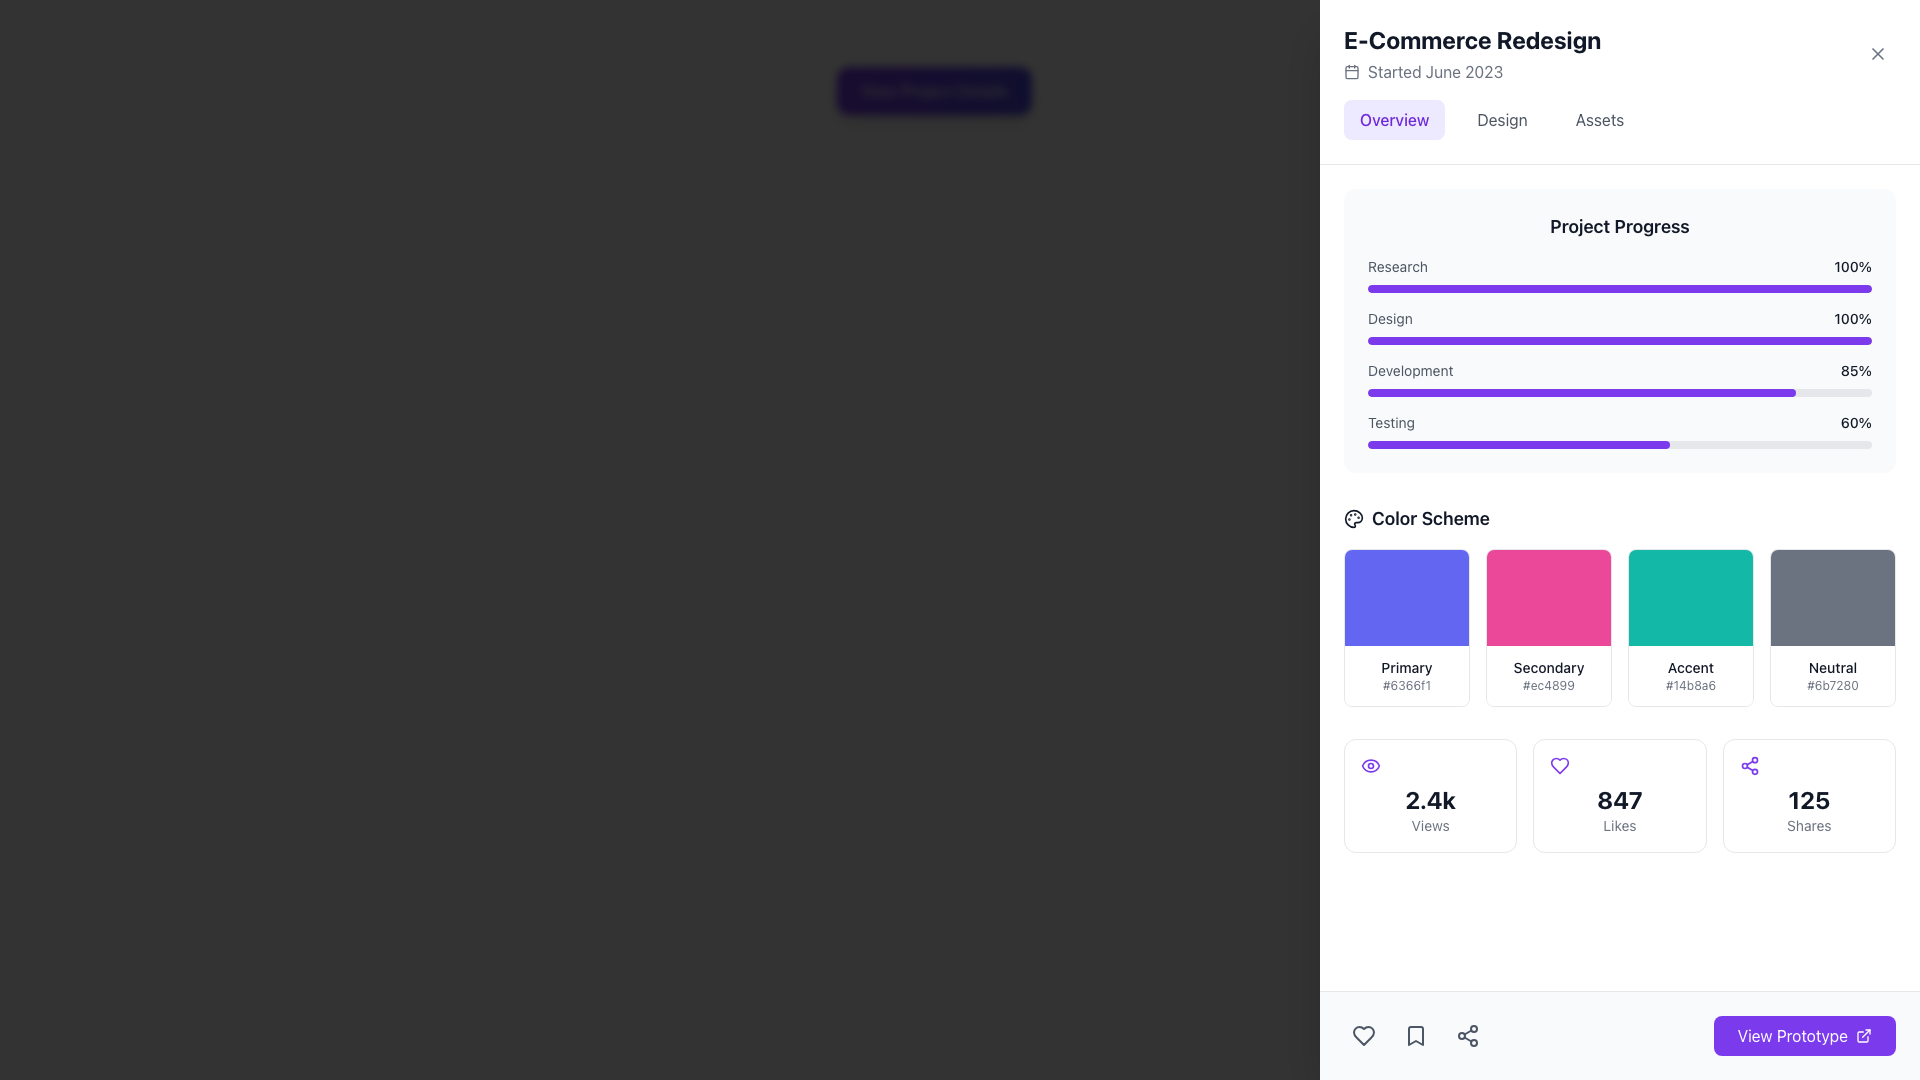 This screenshot has height=1080, width=1920. What do you see at coordinates (1620, 226) in the screenshot?
I see `header text located at the top of the progress section, which provides context for the displayed progress bars` at bounding box center [1620, 226].